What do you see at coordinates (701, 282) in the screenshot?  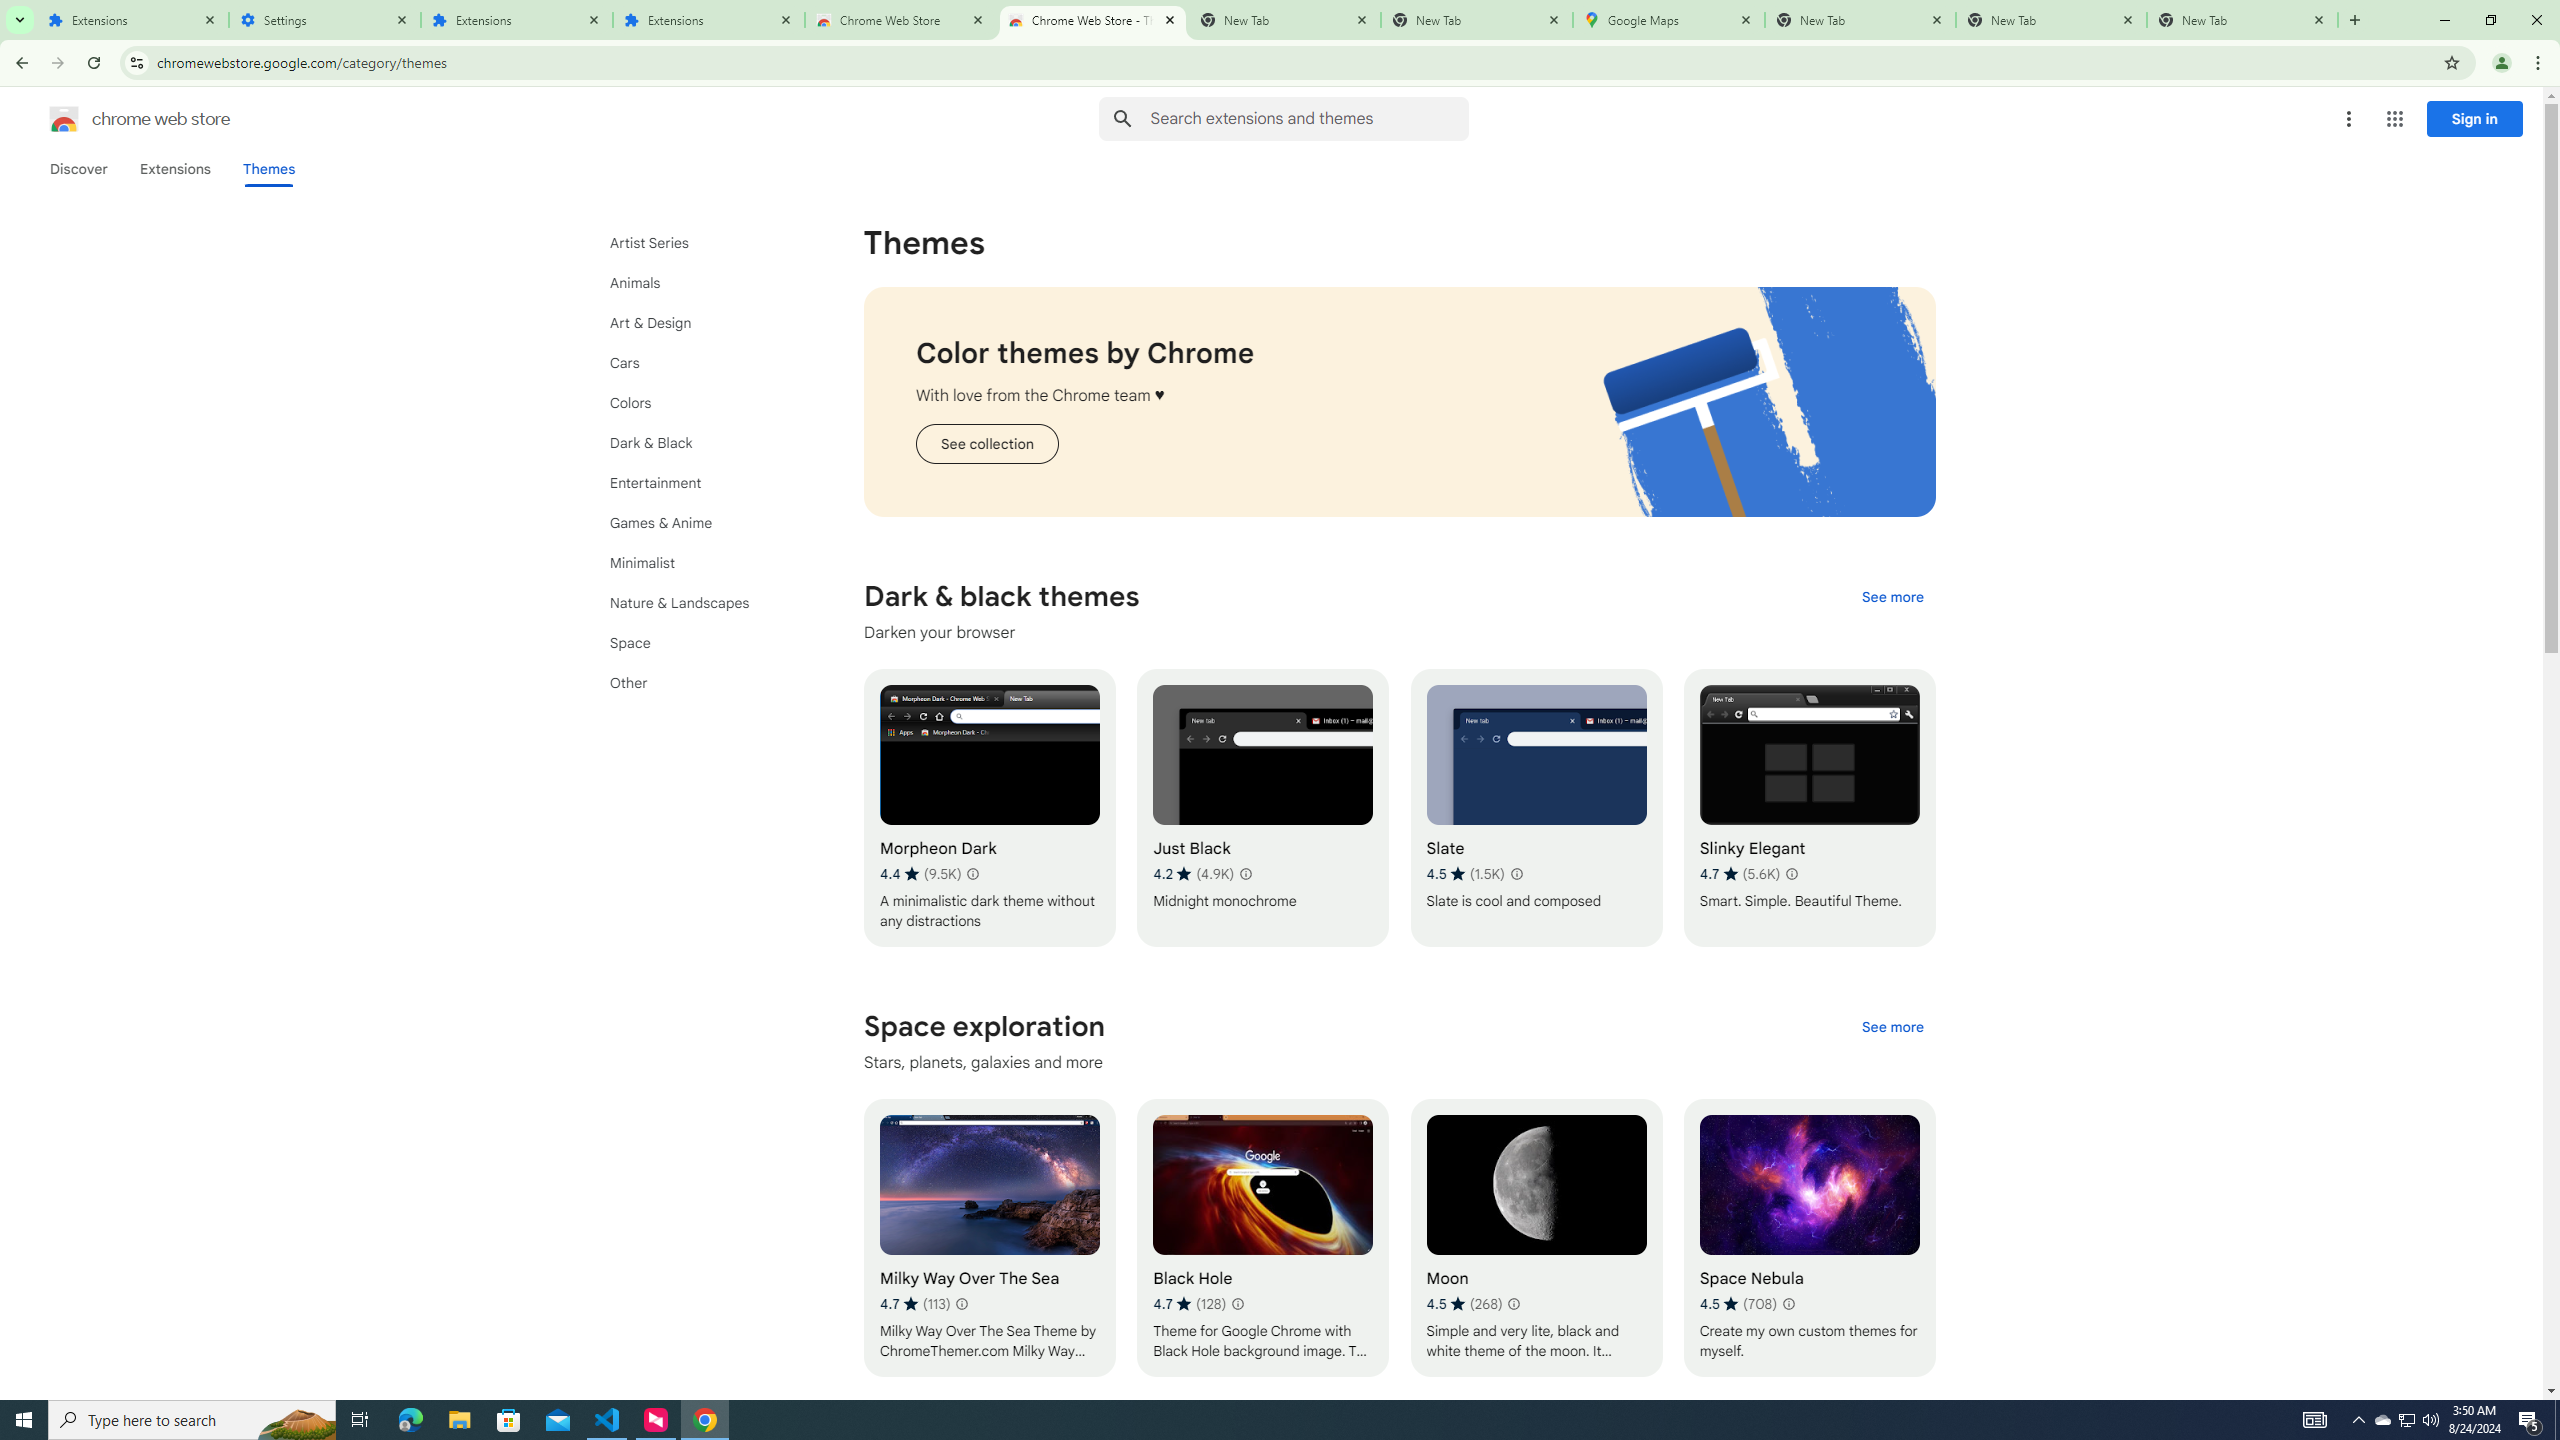 I see `'Animals'` at bounding box center [701, 282].